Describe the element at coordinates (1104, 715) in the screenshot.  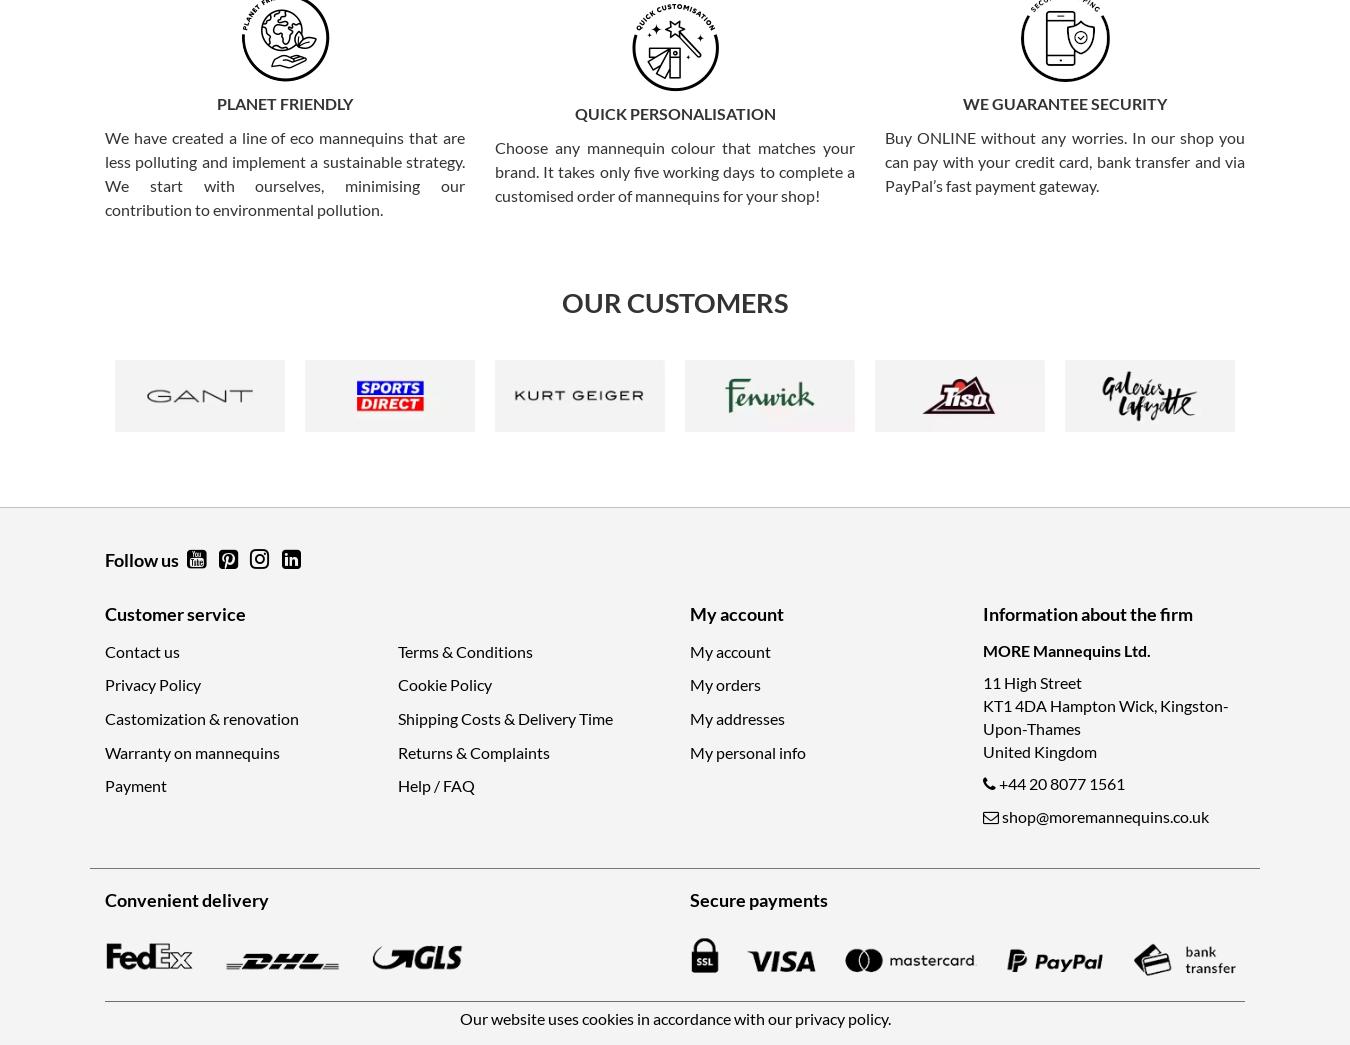
I see `'KT1 4DA Hampton Wick, Kingston-Upon-Thames'` at that location.